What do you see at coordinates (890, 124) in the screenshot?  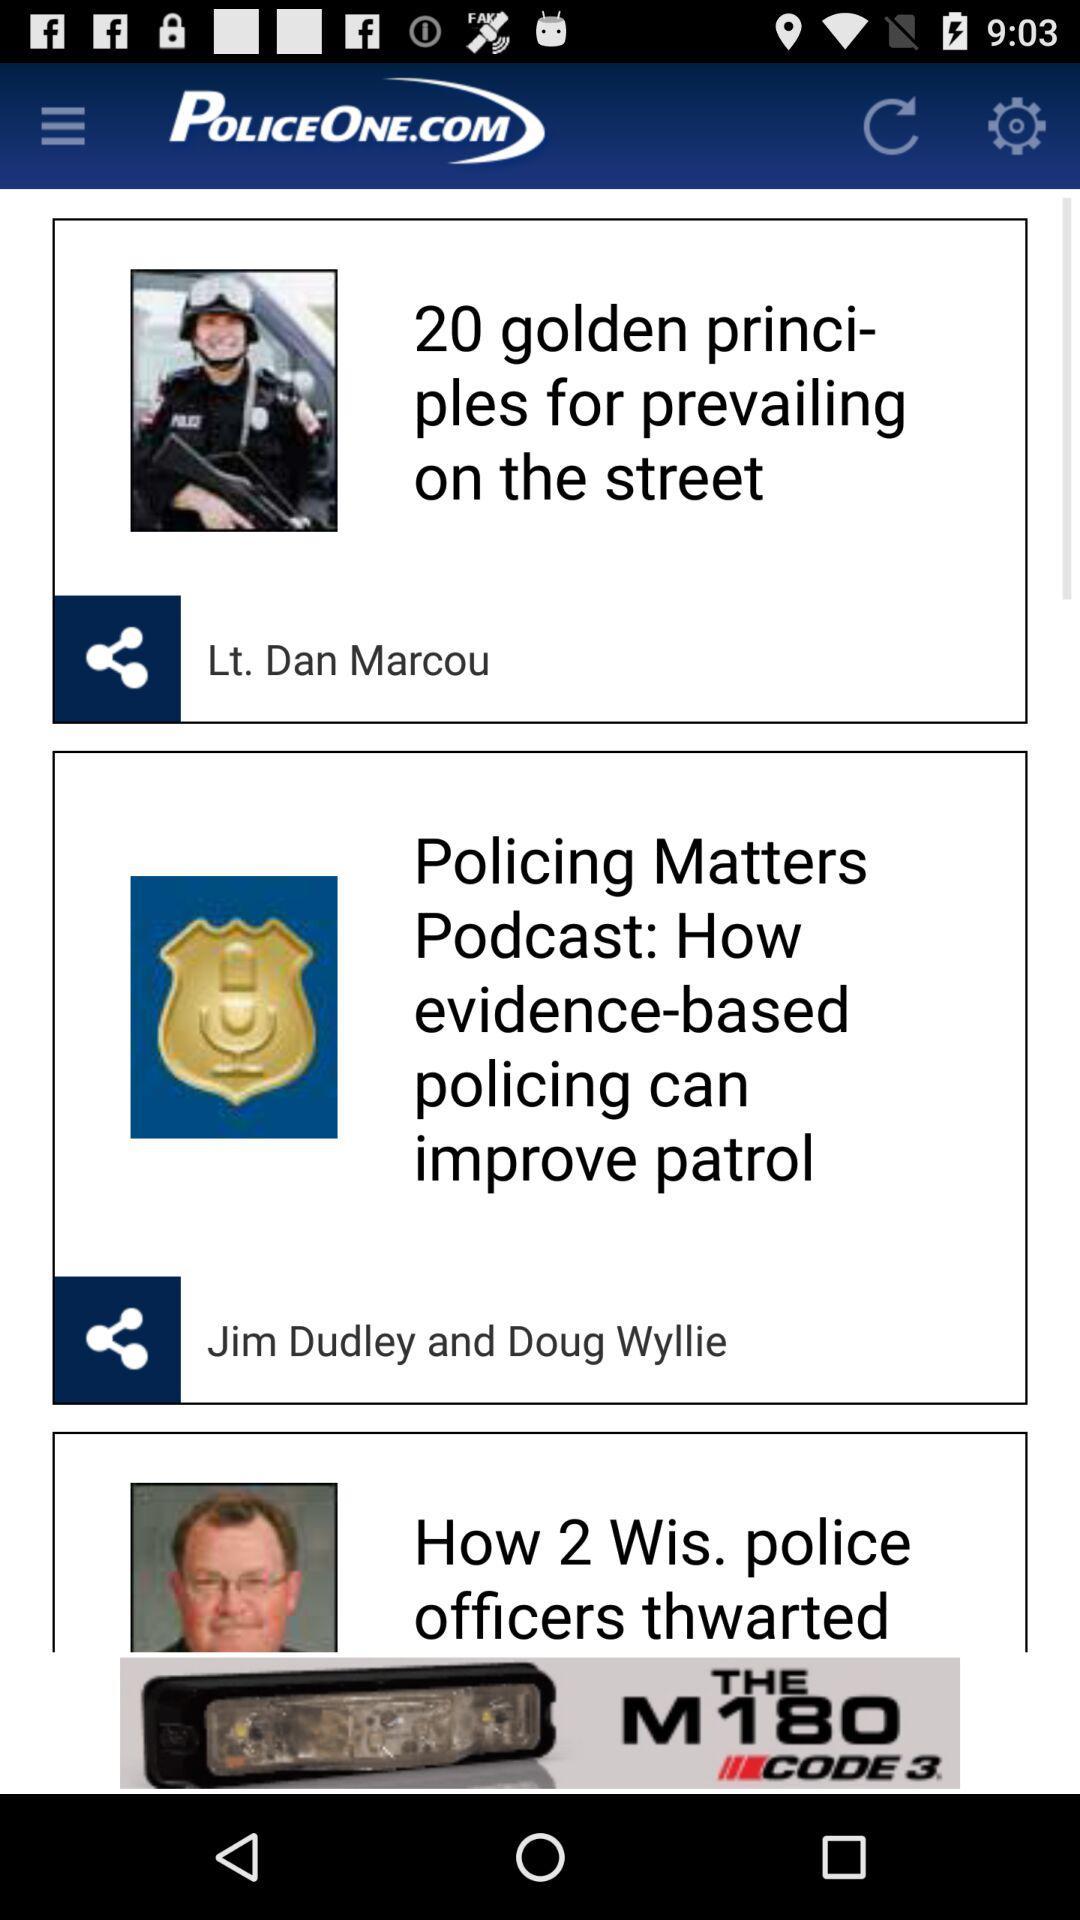 I see `reload page` at bounding box center [890, 124].